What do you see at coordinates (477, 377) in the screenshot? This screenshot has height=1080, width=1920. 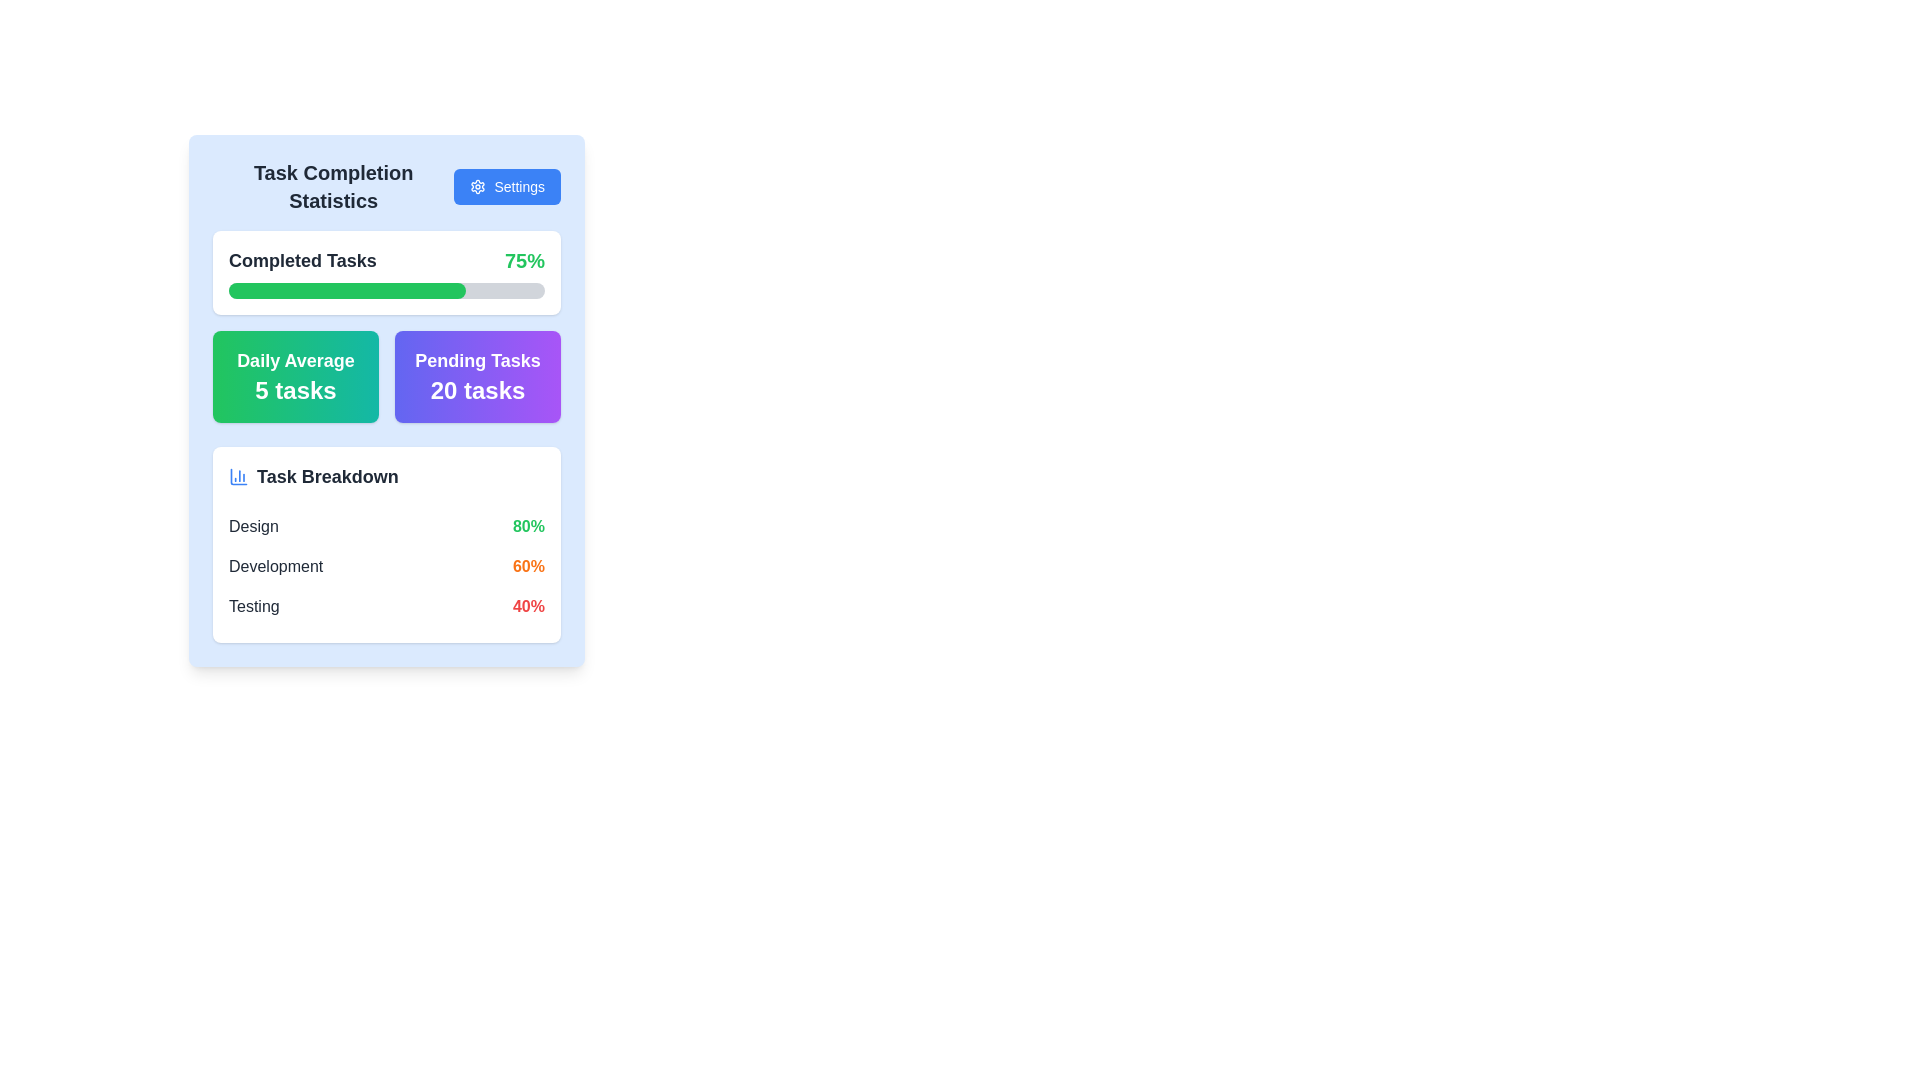 I see `the informative card displaying 'Pending Tasks' with the count '20 tasks', which is located in the second column of the two-column grid layout` at bounding box center [477, 377].